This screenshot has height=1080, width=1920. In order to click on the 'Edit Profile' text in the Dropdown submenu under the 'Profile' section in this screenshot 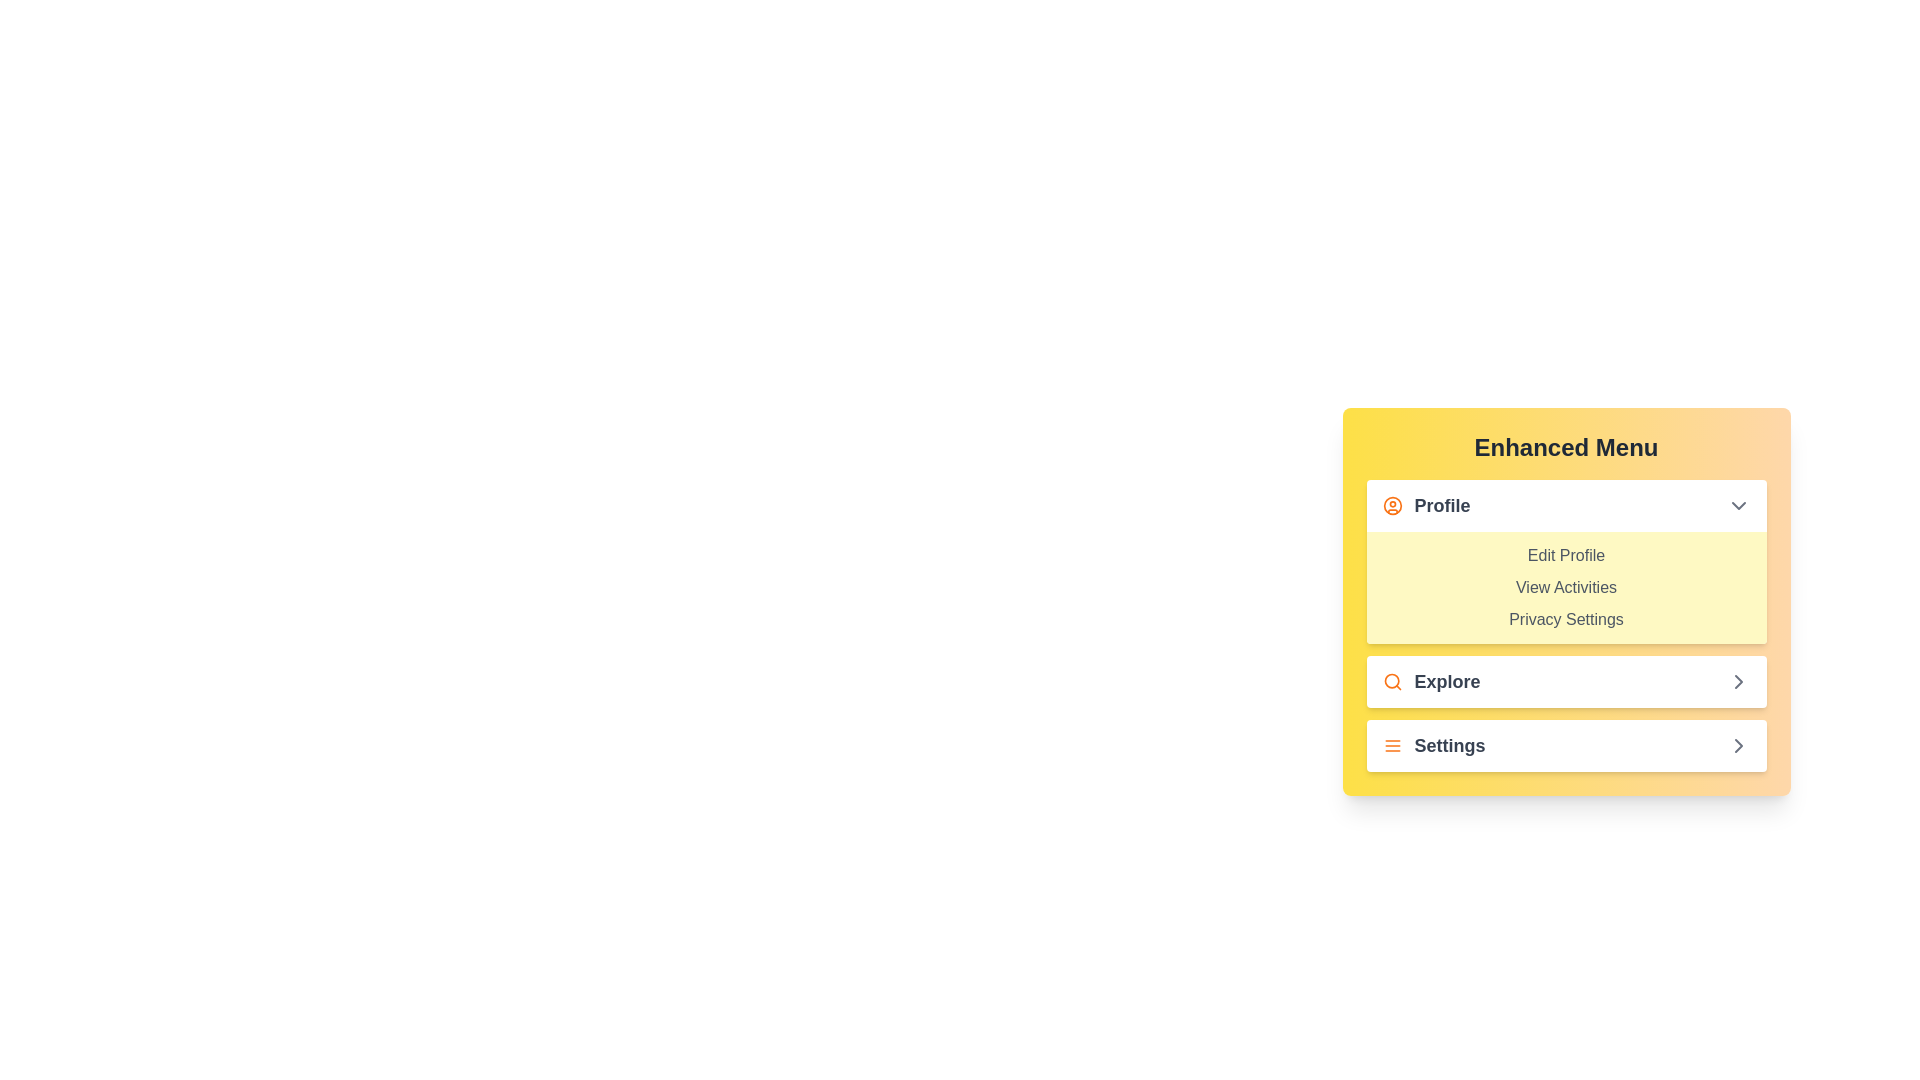, I will do `click(1565, 562)`.